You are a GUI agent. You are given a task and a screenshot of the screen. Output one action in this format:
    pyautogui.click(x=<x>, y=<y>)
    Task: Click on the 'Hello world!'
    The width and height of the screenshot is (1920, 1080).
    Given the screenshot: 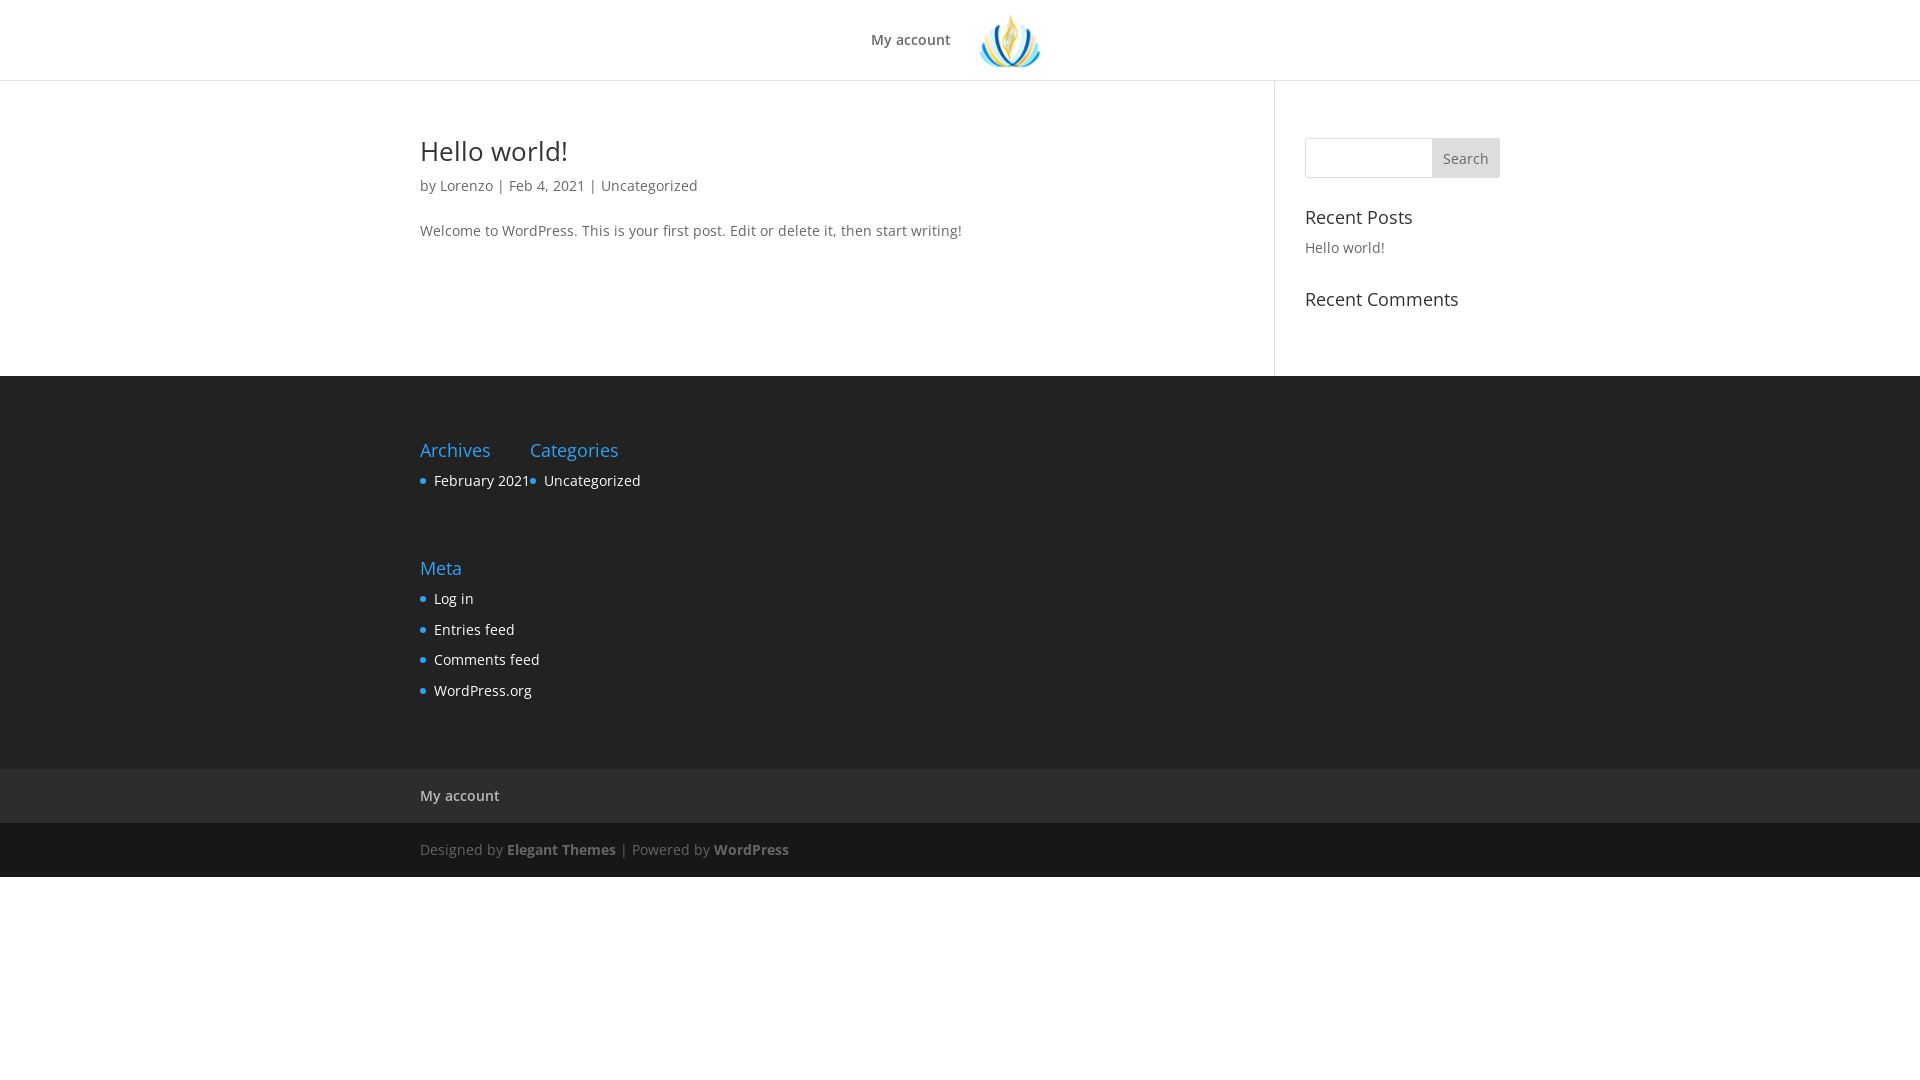 What is the action you would take?
    pyautogui.click(x=494, y=149)
    